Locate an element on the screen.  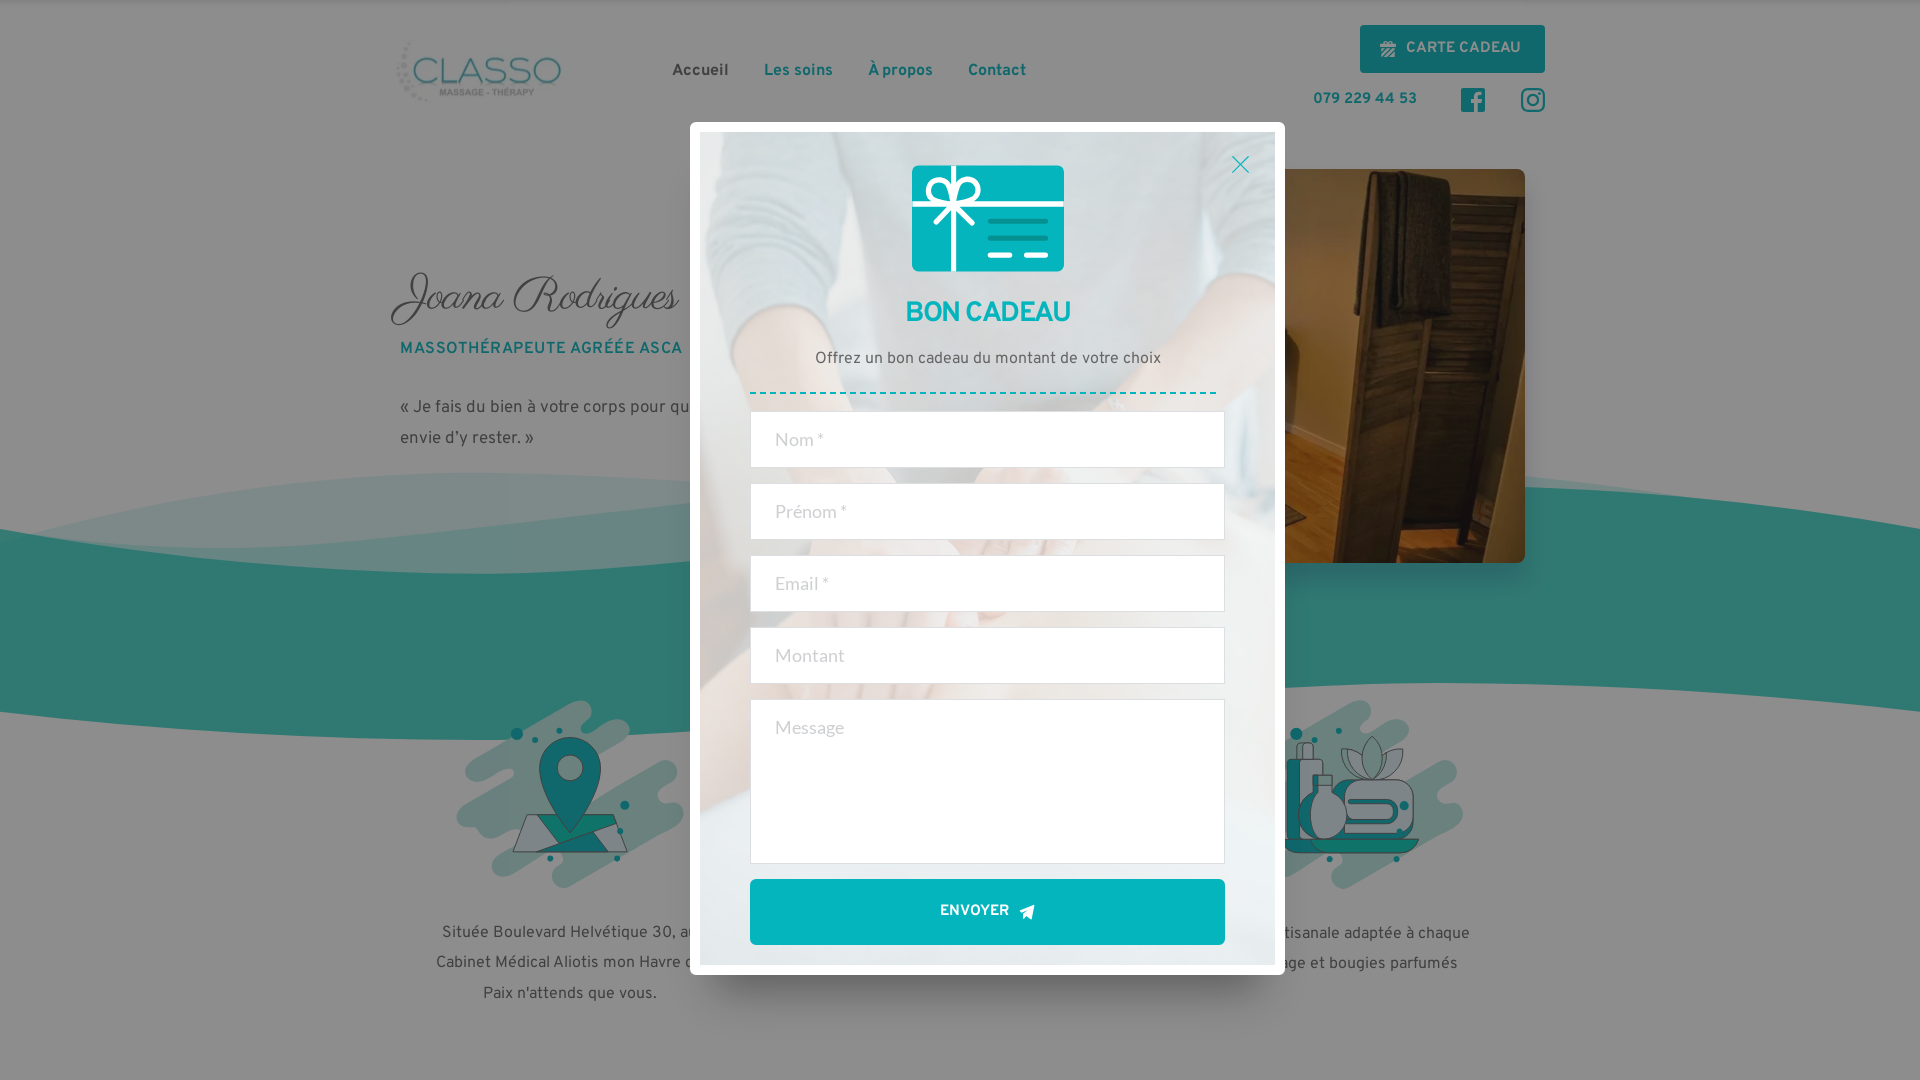
'Les soins' is located at coordinates (797, 69).